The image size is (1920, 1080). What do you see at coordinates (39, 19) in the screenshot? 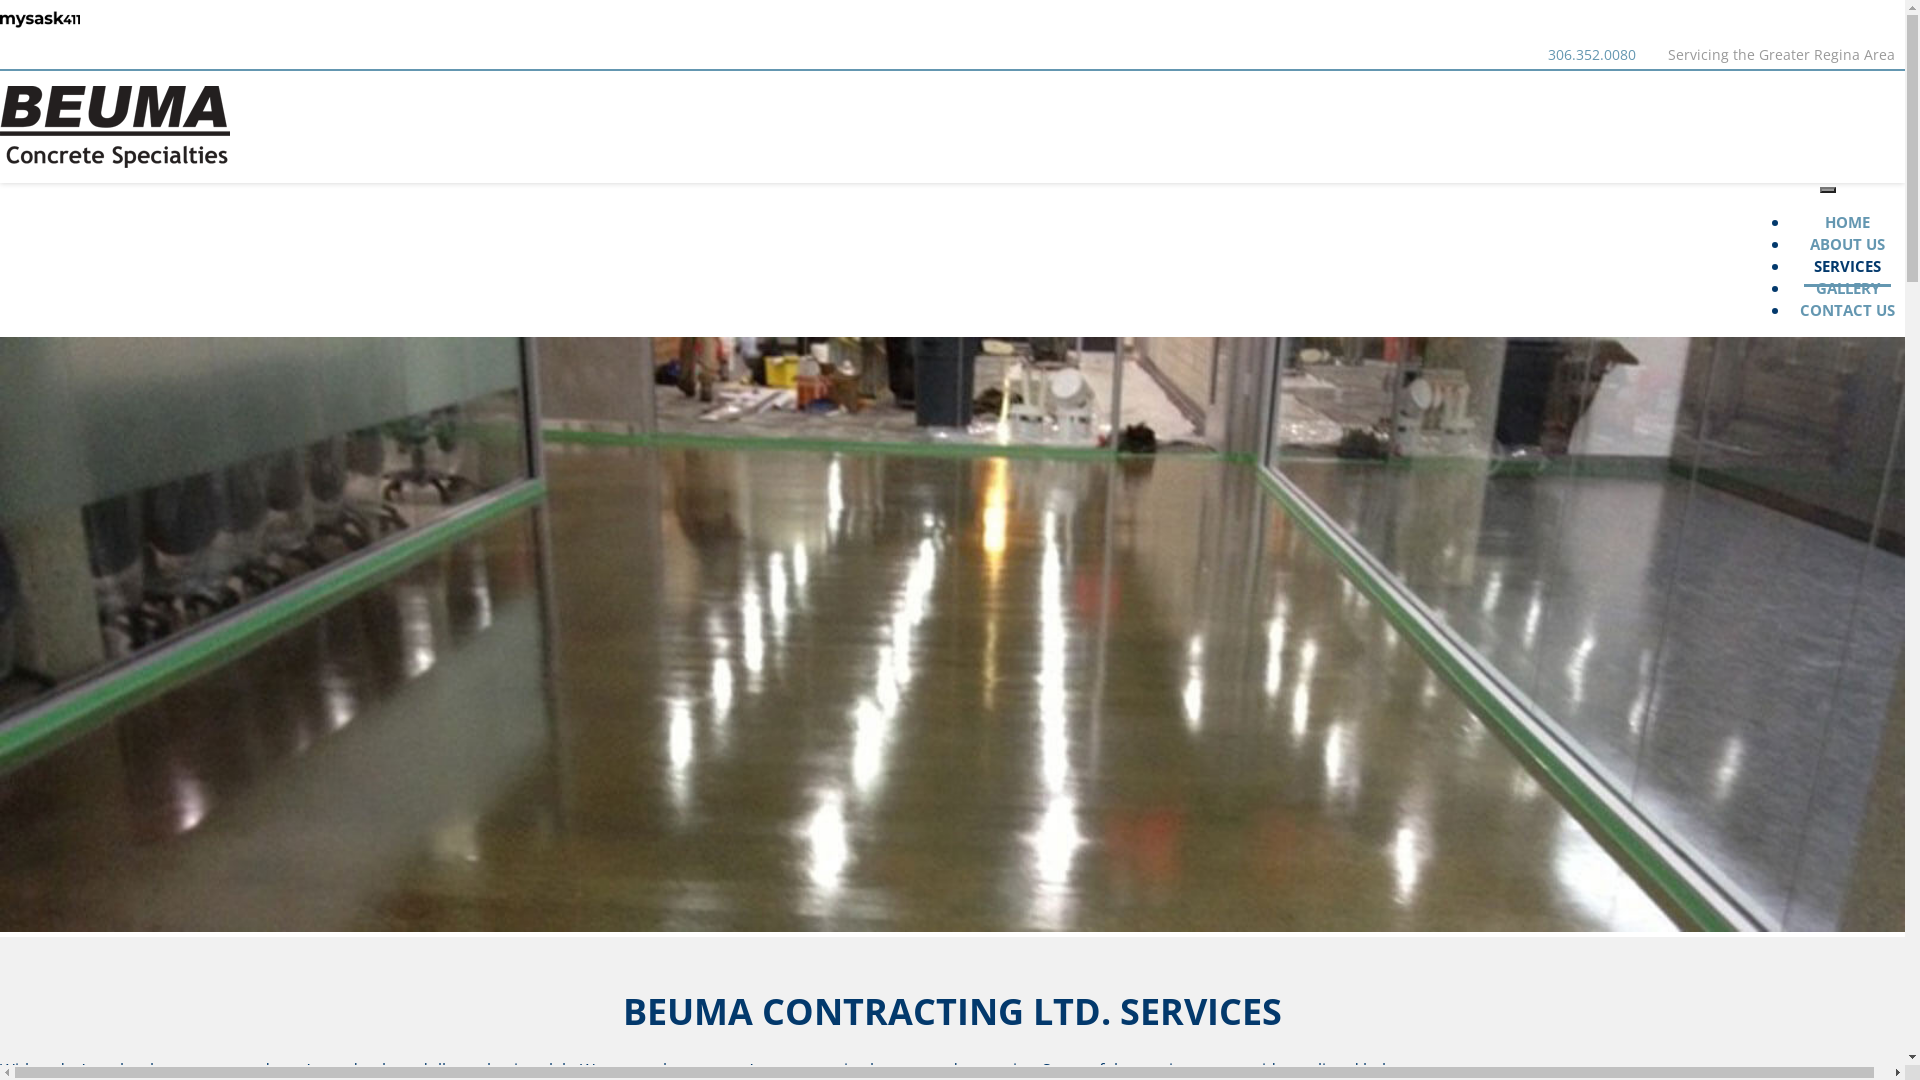
I see `'Mysask411 Logo'` at bounding box center [39, 19].